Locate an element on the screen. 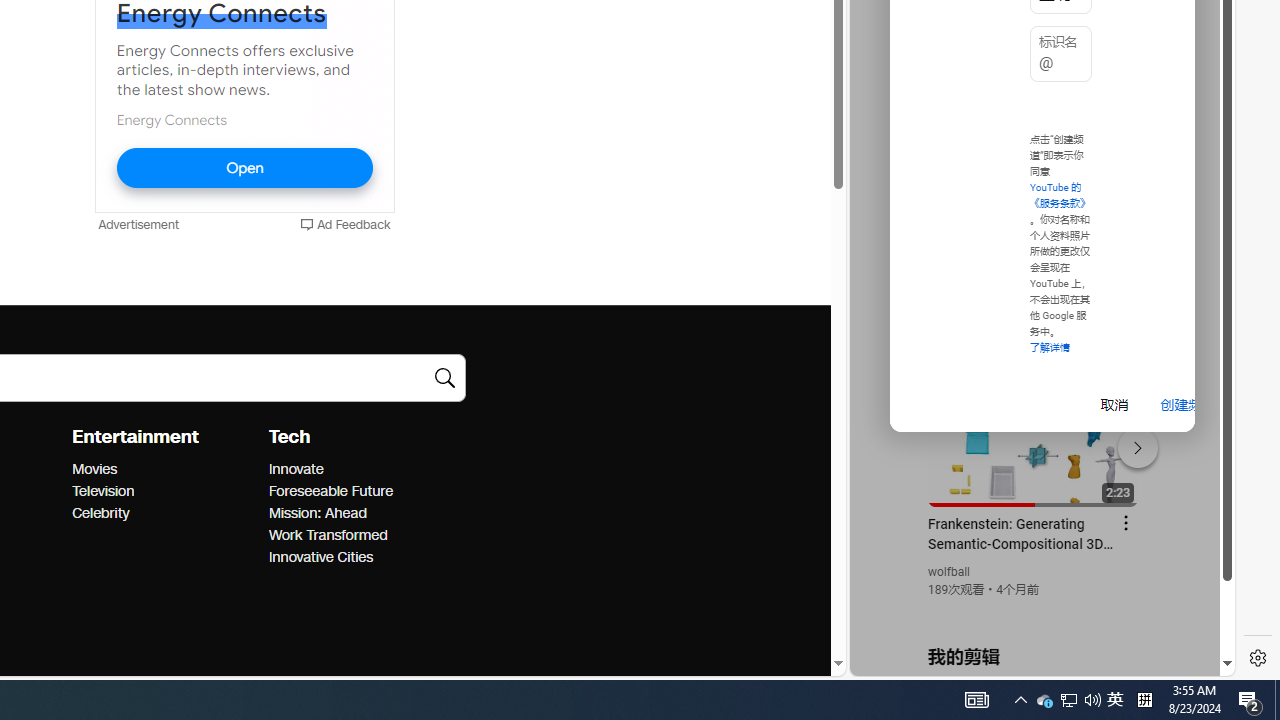  'Open' is located at coordinates (243, 167).